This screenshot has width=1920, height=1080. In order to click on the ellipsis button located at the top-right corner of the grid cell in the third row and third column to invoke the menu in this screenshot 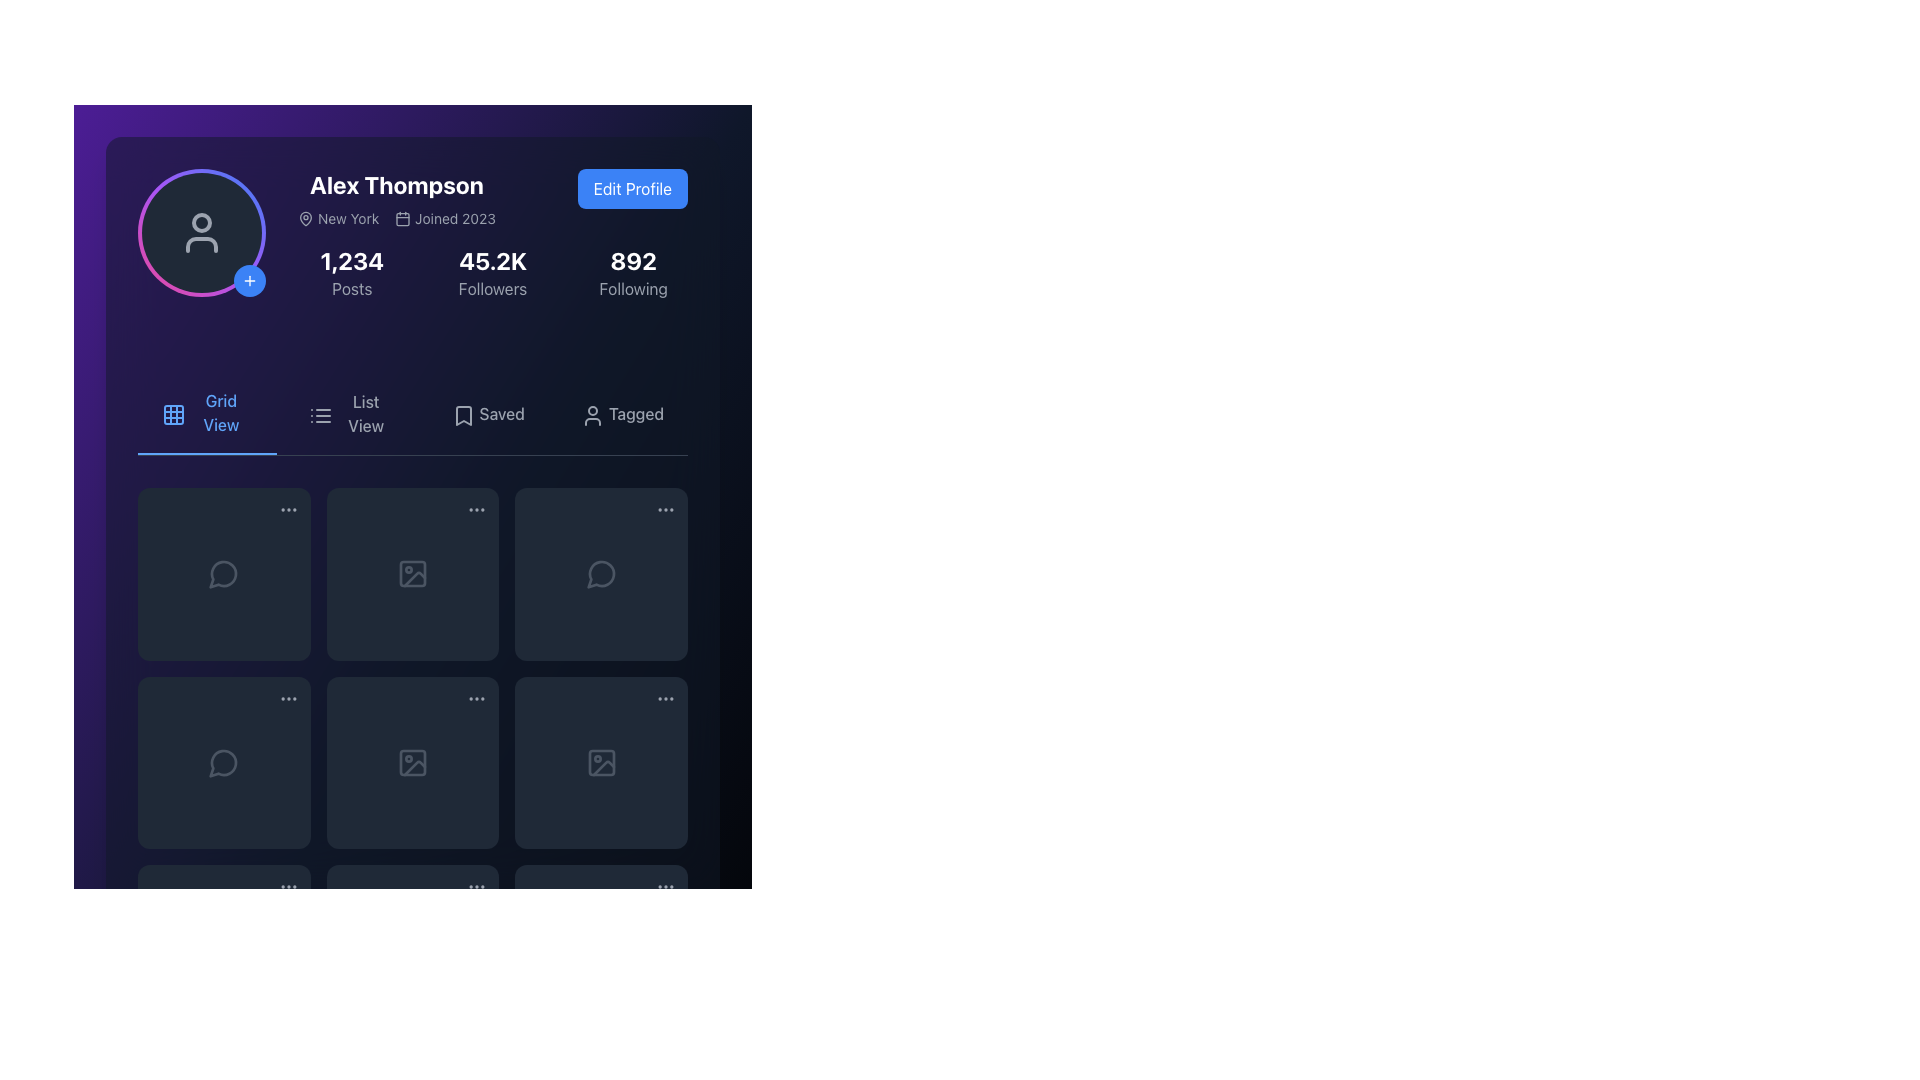, I will do `click(666, 697)`.